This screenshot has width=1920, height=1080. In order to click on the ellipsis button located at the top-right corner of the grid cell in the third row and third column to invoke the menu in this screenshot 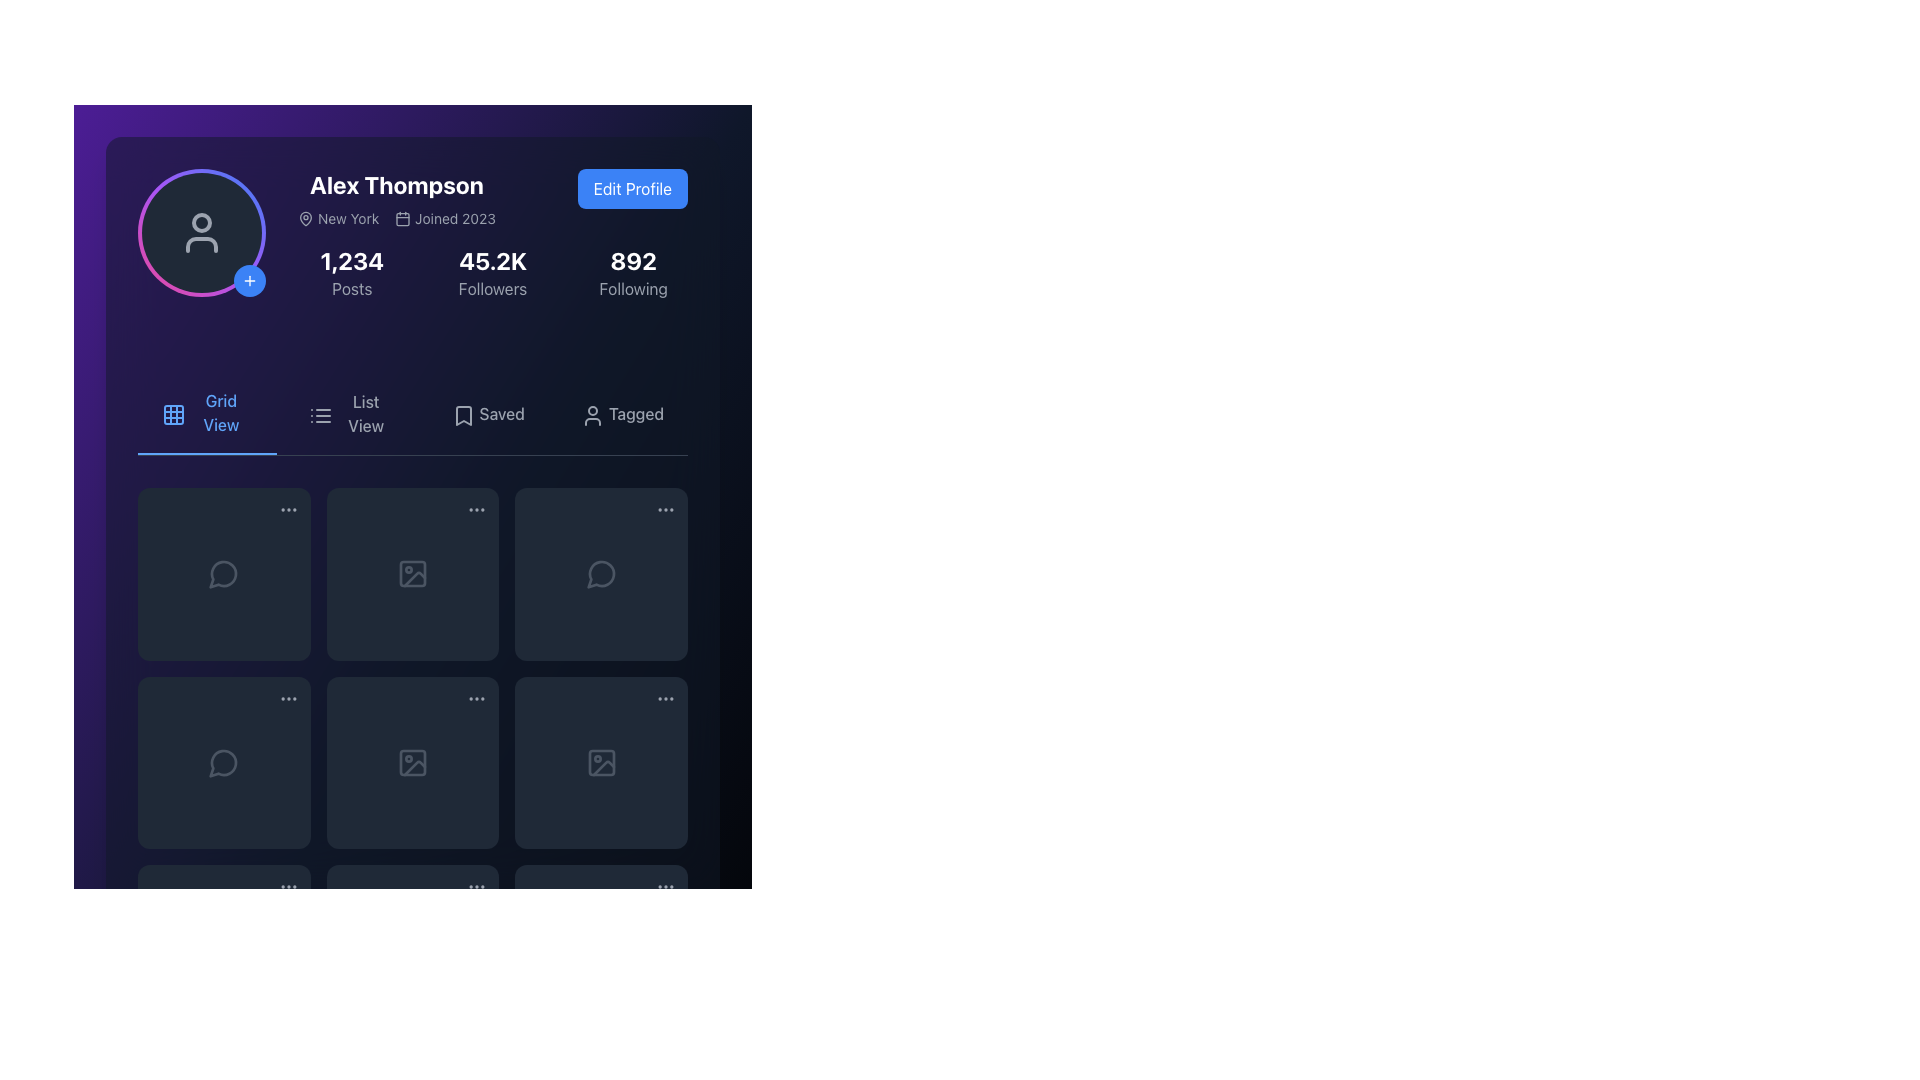, I will do `click(666, 697)`.